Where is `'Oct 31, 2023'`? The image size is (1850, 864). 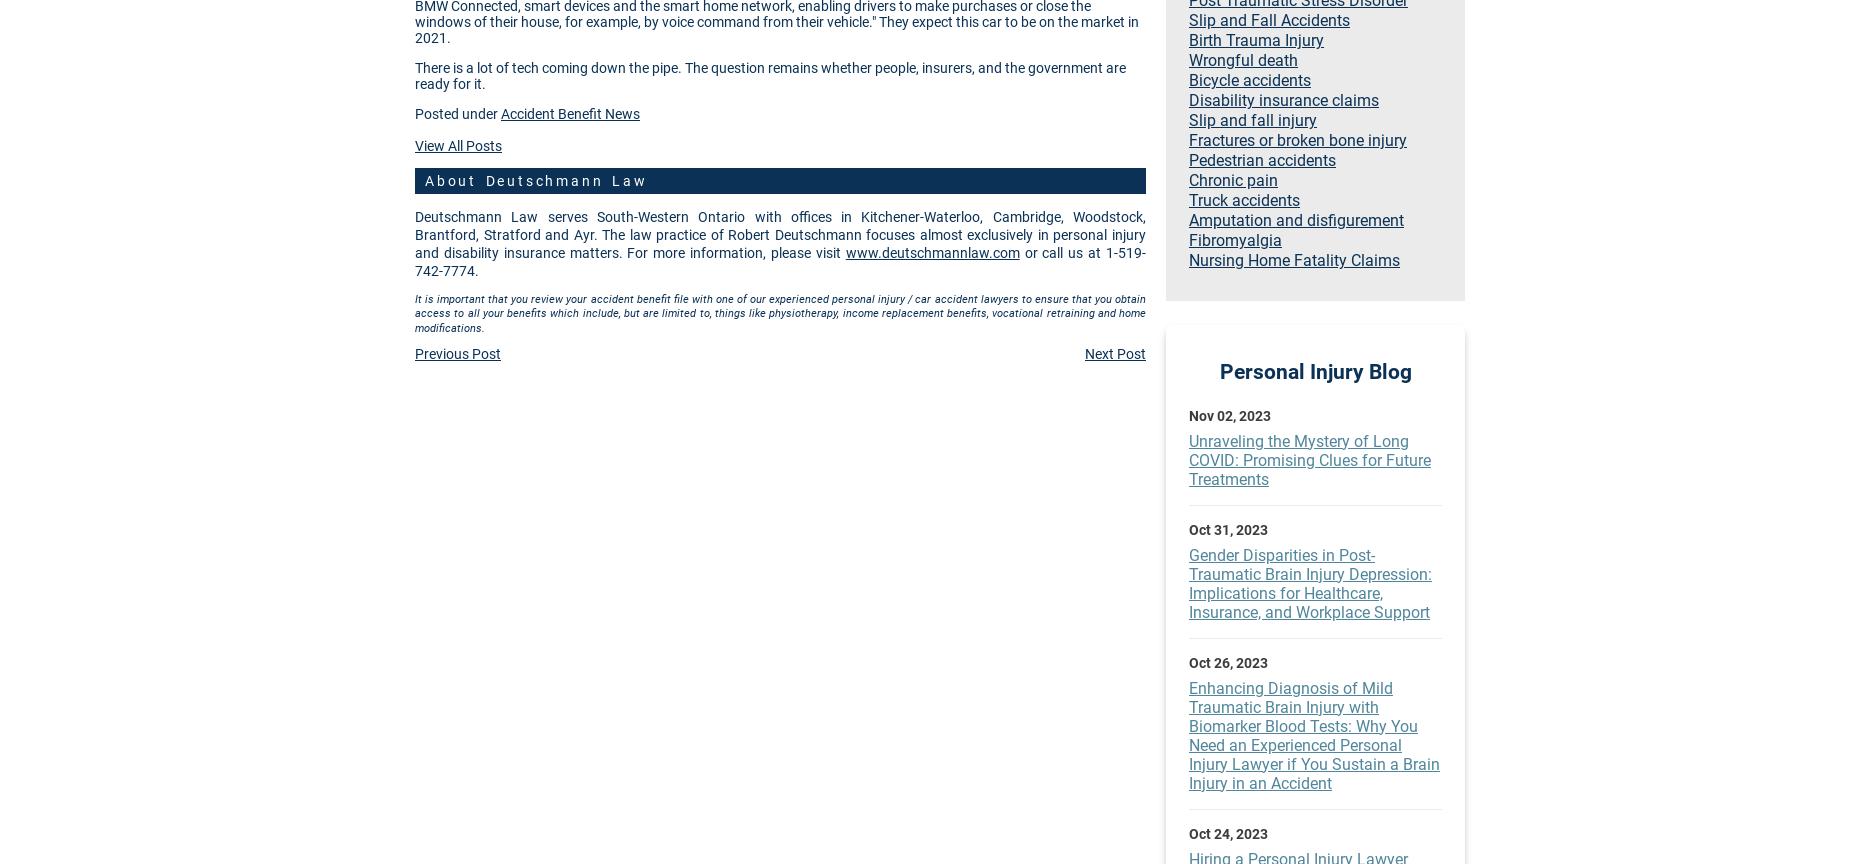
'Oct 31, 2023' is located at coordinates (1227, 529).